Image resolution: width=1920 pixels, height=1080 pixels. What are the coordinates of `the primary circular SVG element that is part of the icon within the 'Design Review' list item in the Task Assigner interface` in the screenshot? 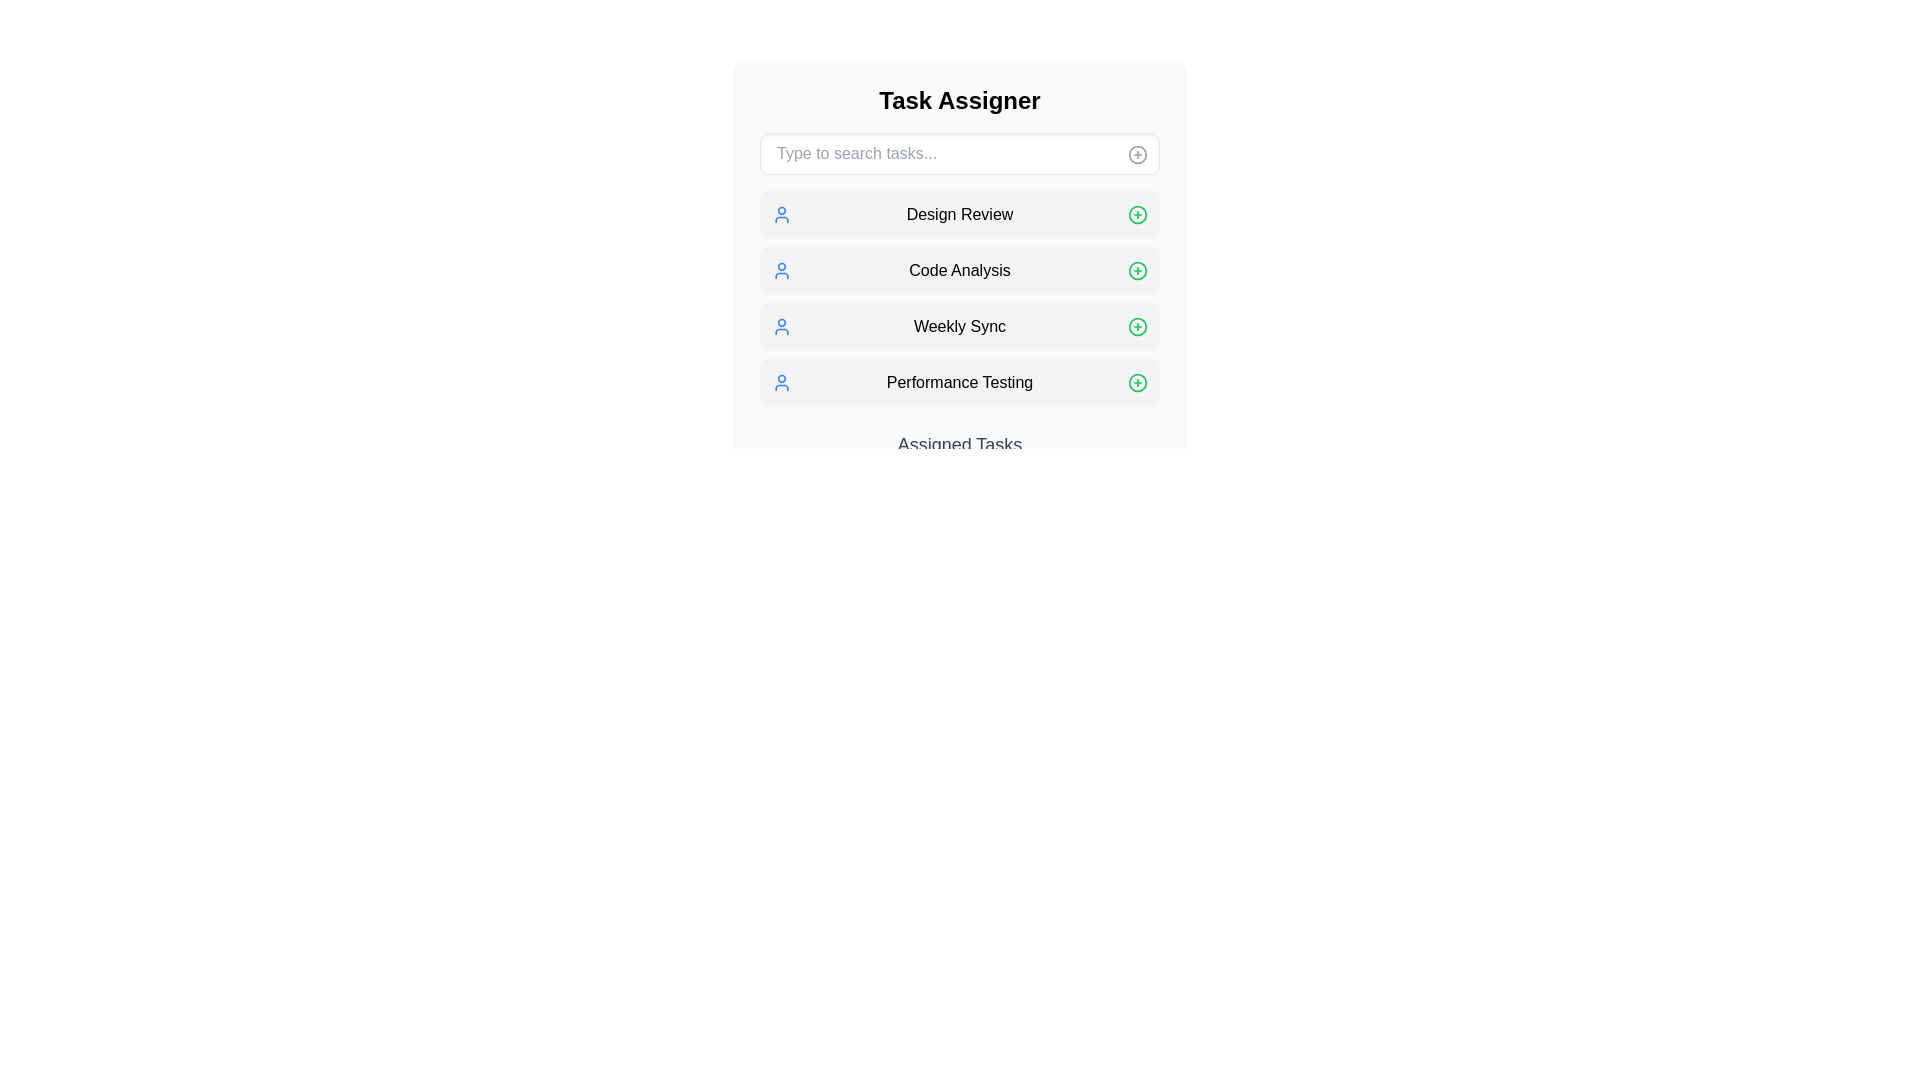 It's located at (1137, 215).